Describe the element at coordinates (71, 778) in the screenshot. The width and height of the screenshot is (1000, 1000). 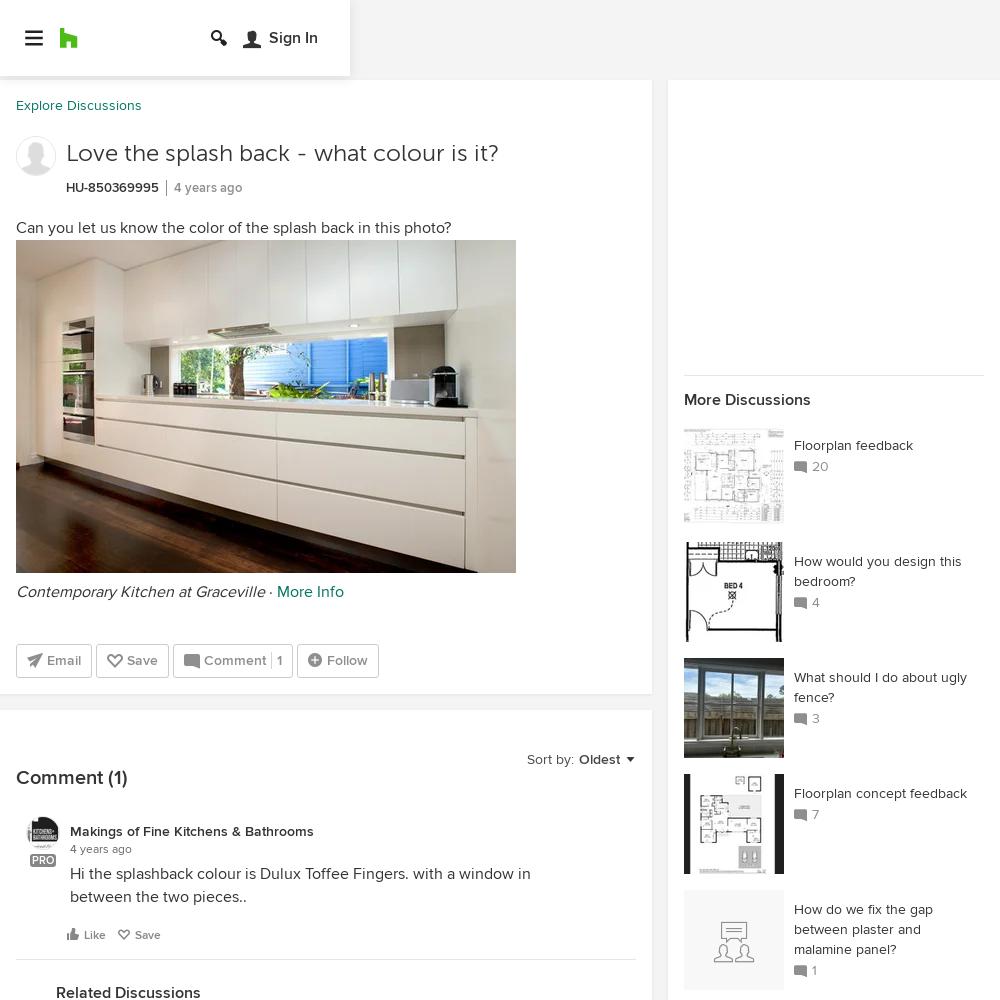
I see `'Comment (1)'` at that location.